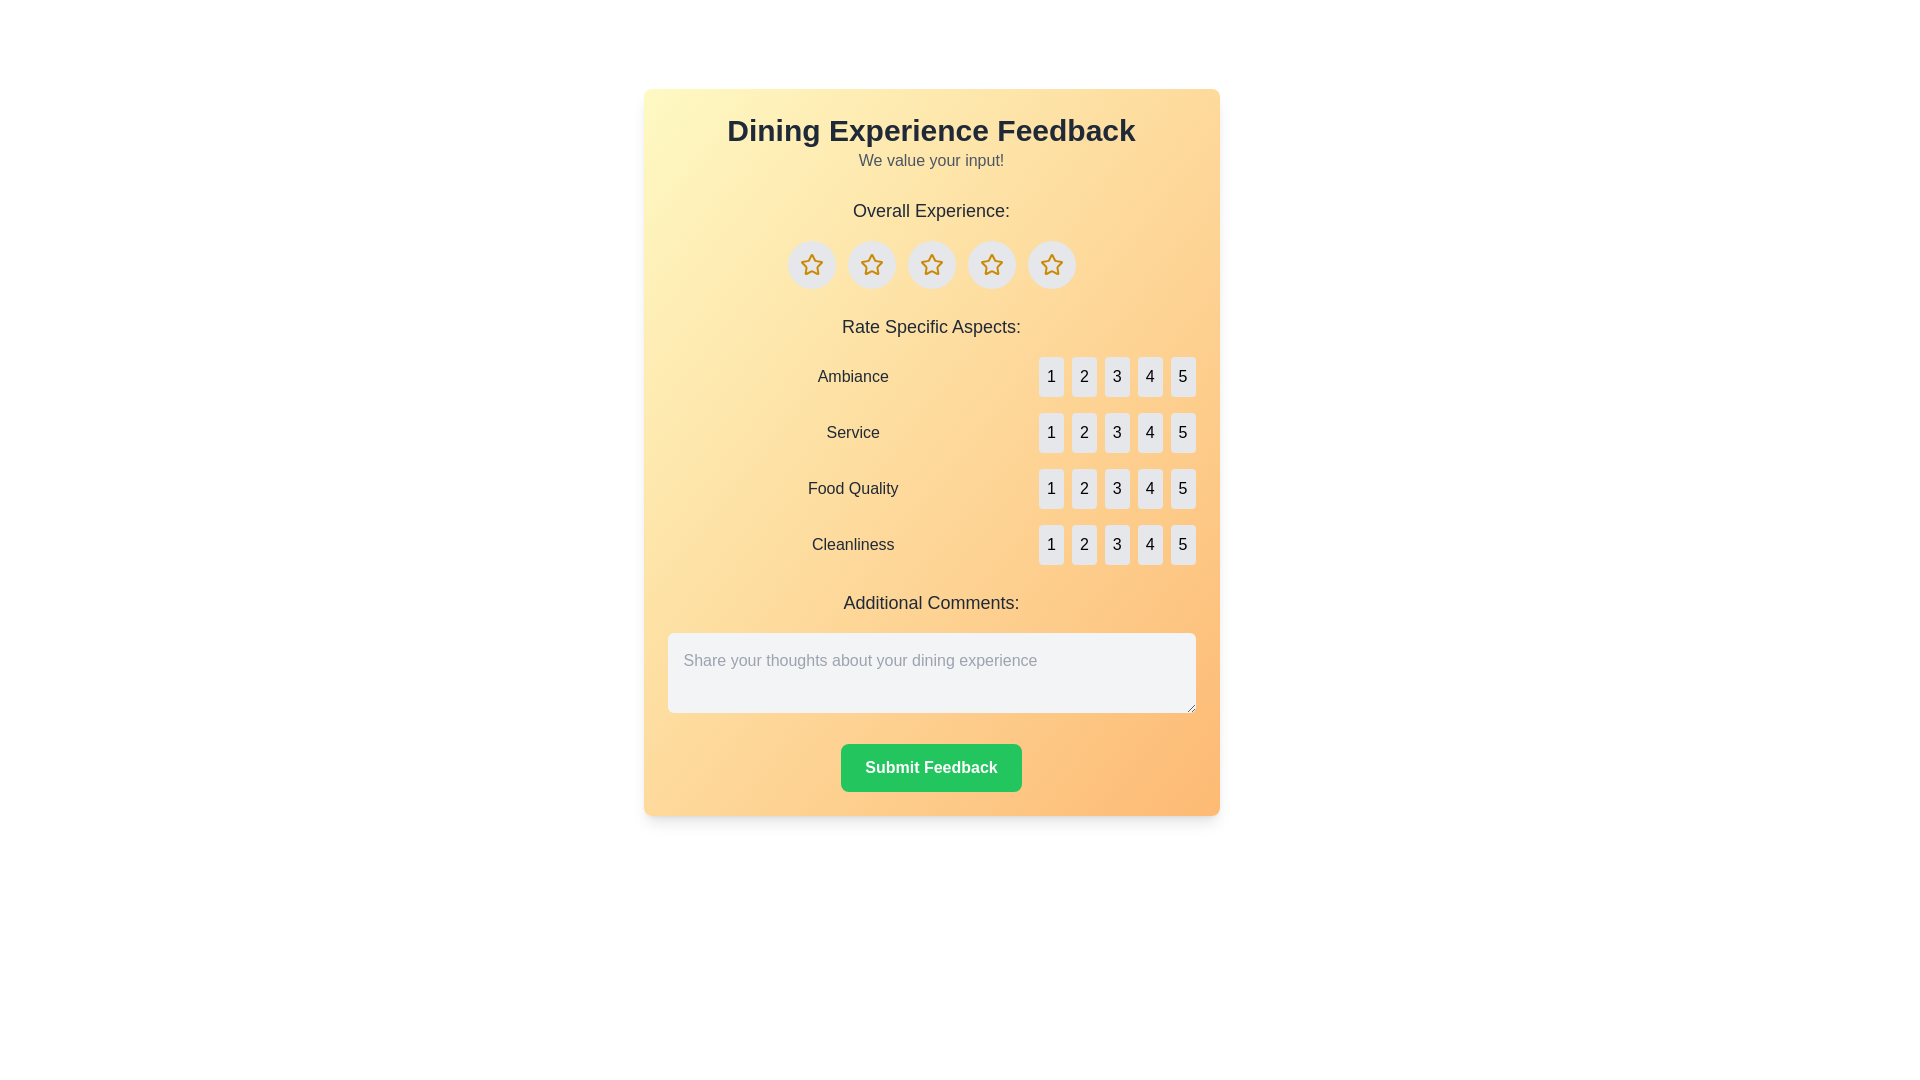  Describe the element at coordinates (930, 264) in the screenshot. I see `the third rating button with a star icon` at that location.